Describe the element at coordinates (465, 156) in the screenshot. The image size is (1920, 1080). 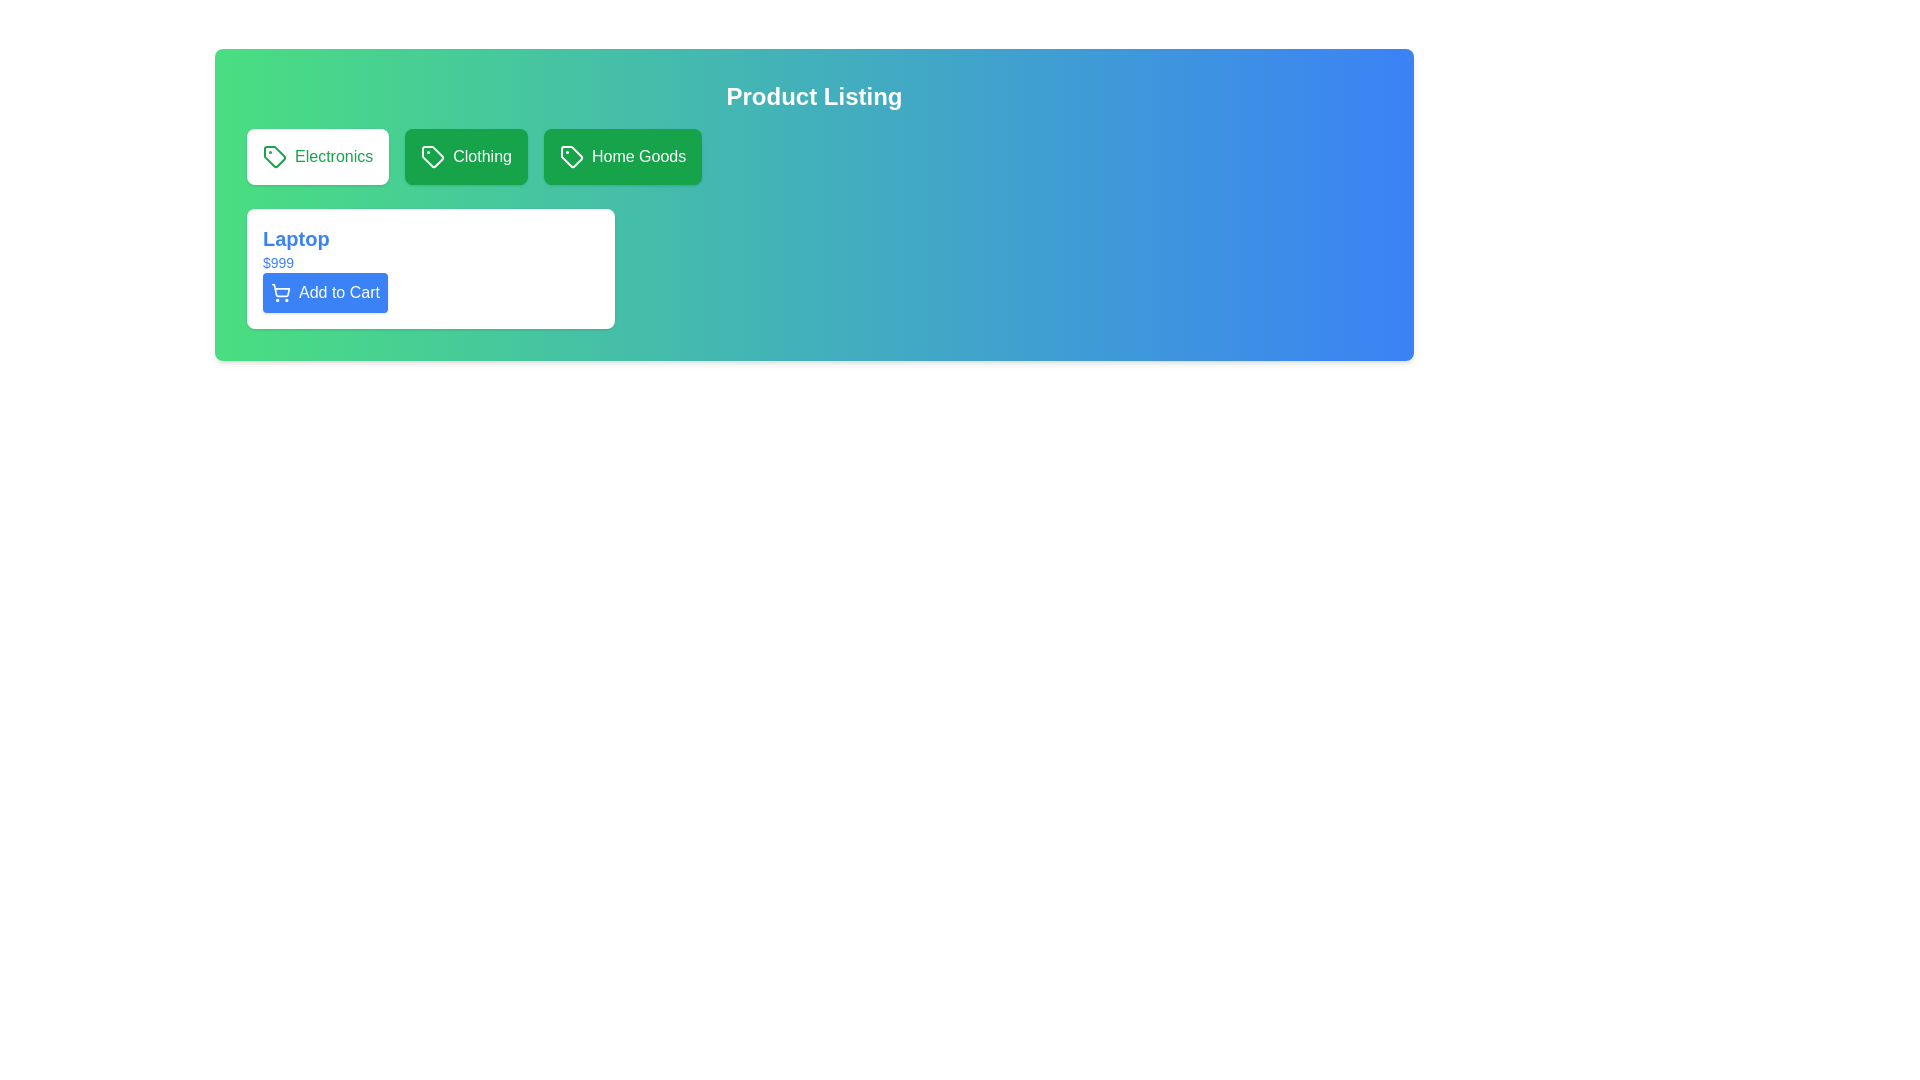
I see `the rectangular button with rounded corners that has a vivid green background and contains a price tag icon and the text 'Clothing'` at that location.